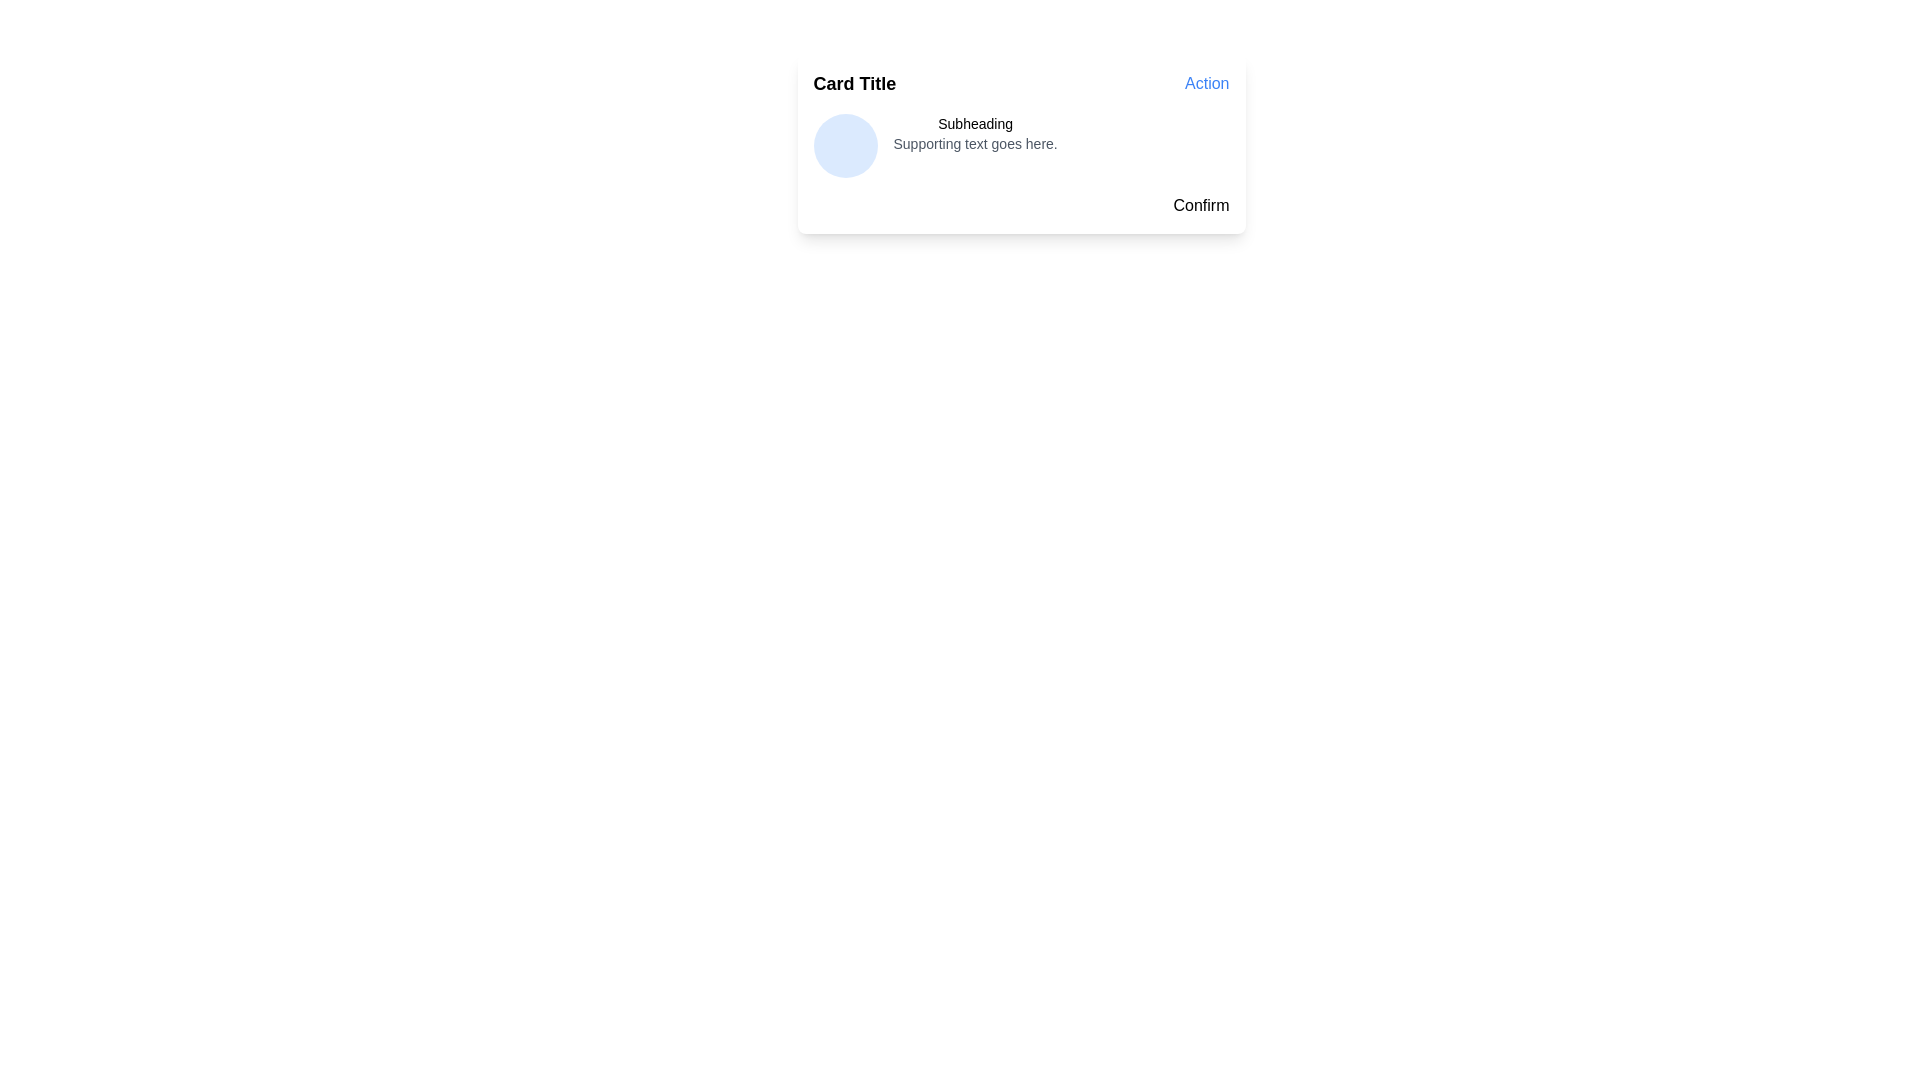  I want to click on the Informational panel that contains a circular blue icon on the left, a bold 'Subheading' at the top, and smaller supporting text below, which is situated in a white card layout below the 'Card Title' and above the 'Confirm' button, so click(1021, 145).